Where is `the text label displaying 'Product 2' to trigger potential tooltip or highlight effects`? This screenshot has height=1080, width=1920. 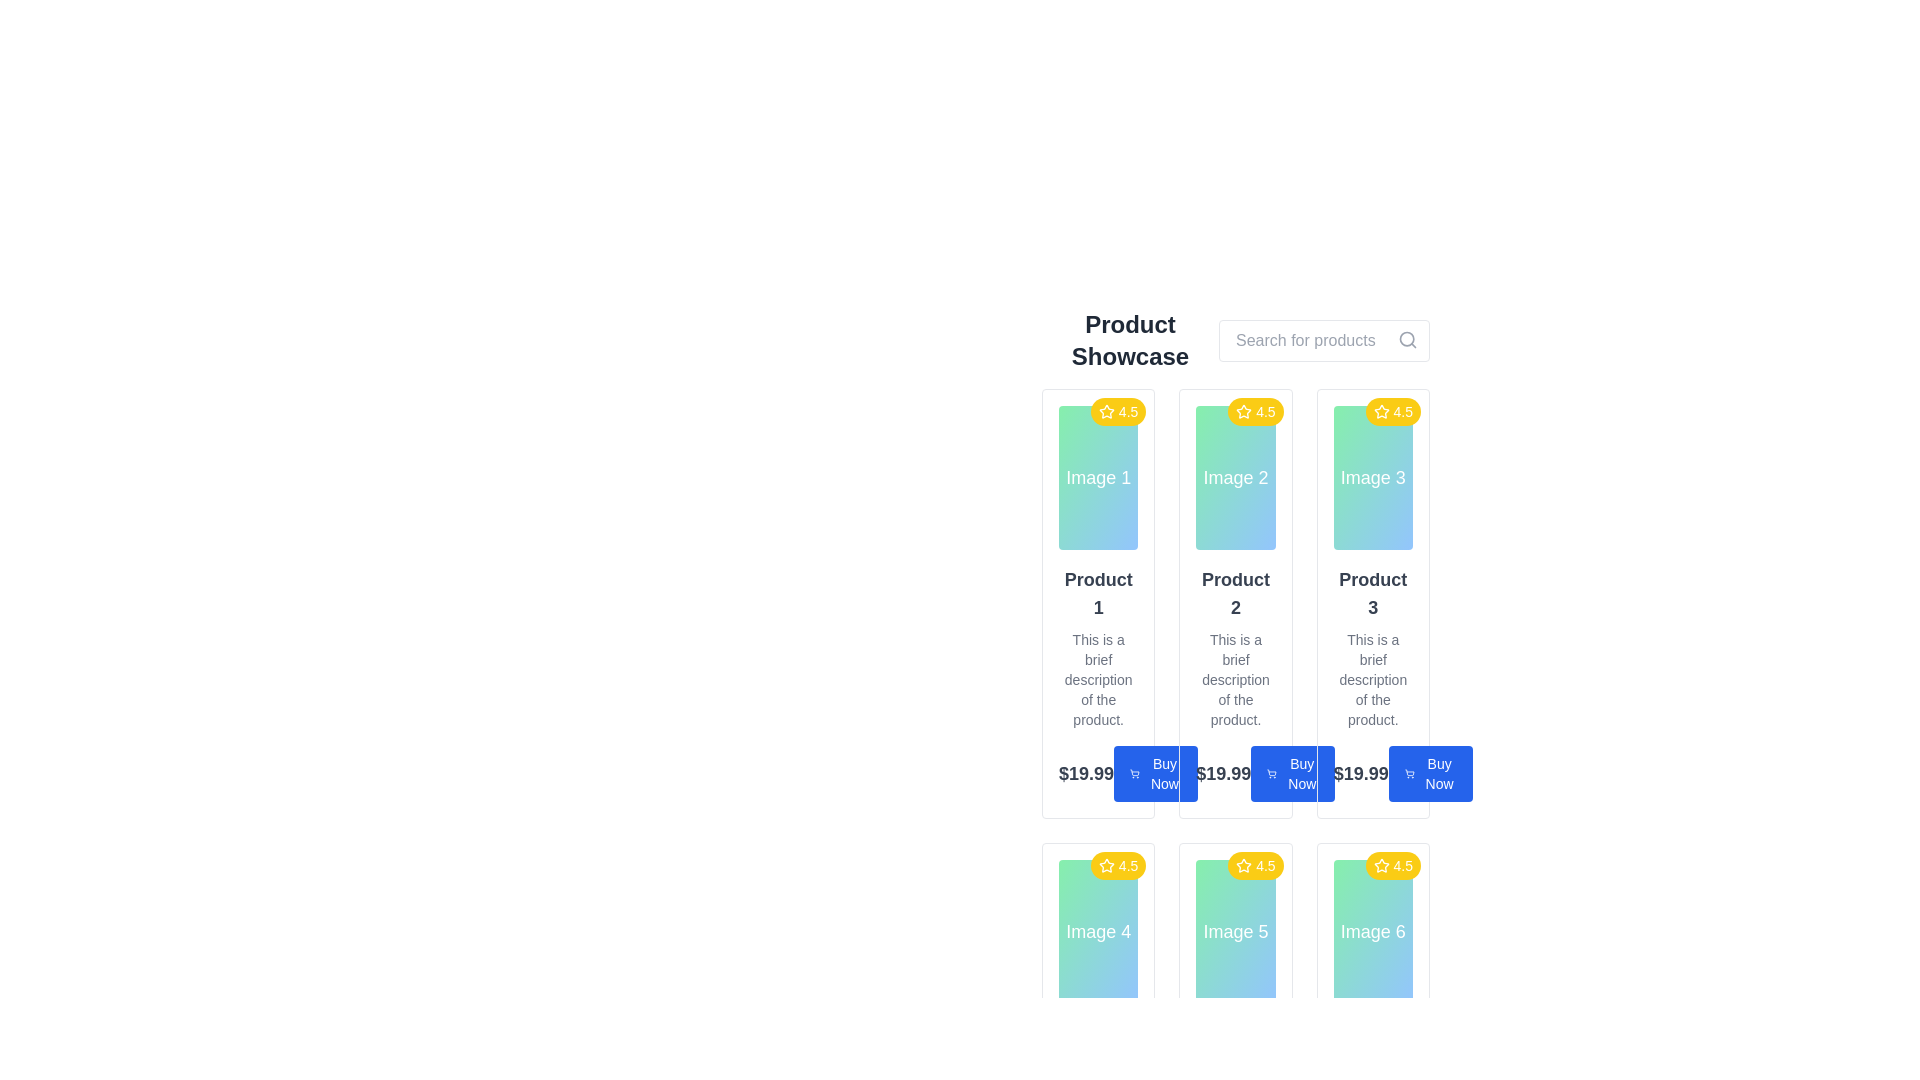
the text label displaying 'Product 2' to trigger potential tooltip or highlight effects is located at coordinates (1234, 593).